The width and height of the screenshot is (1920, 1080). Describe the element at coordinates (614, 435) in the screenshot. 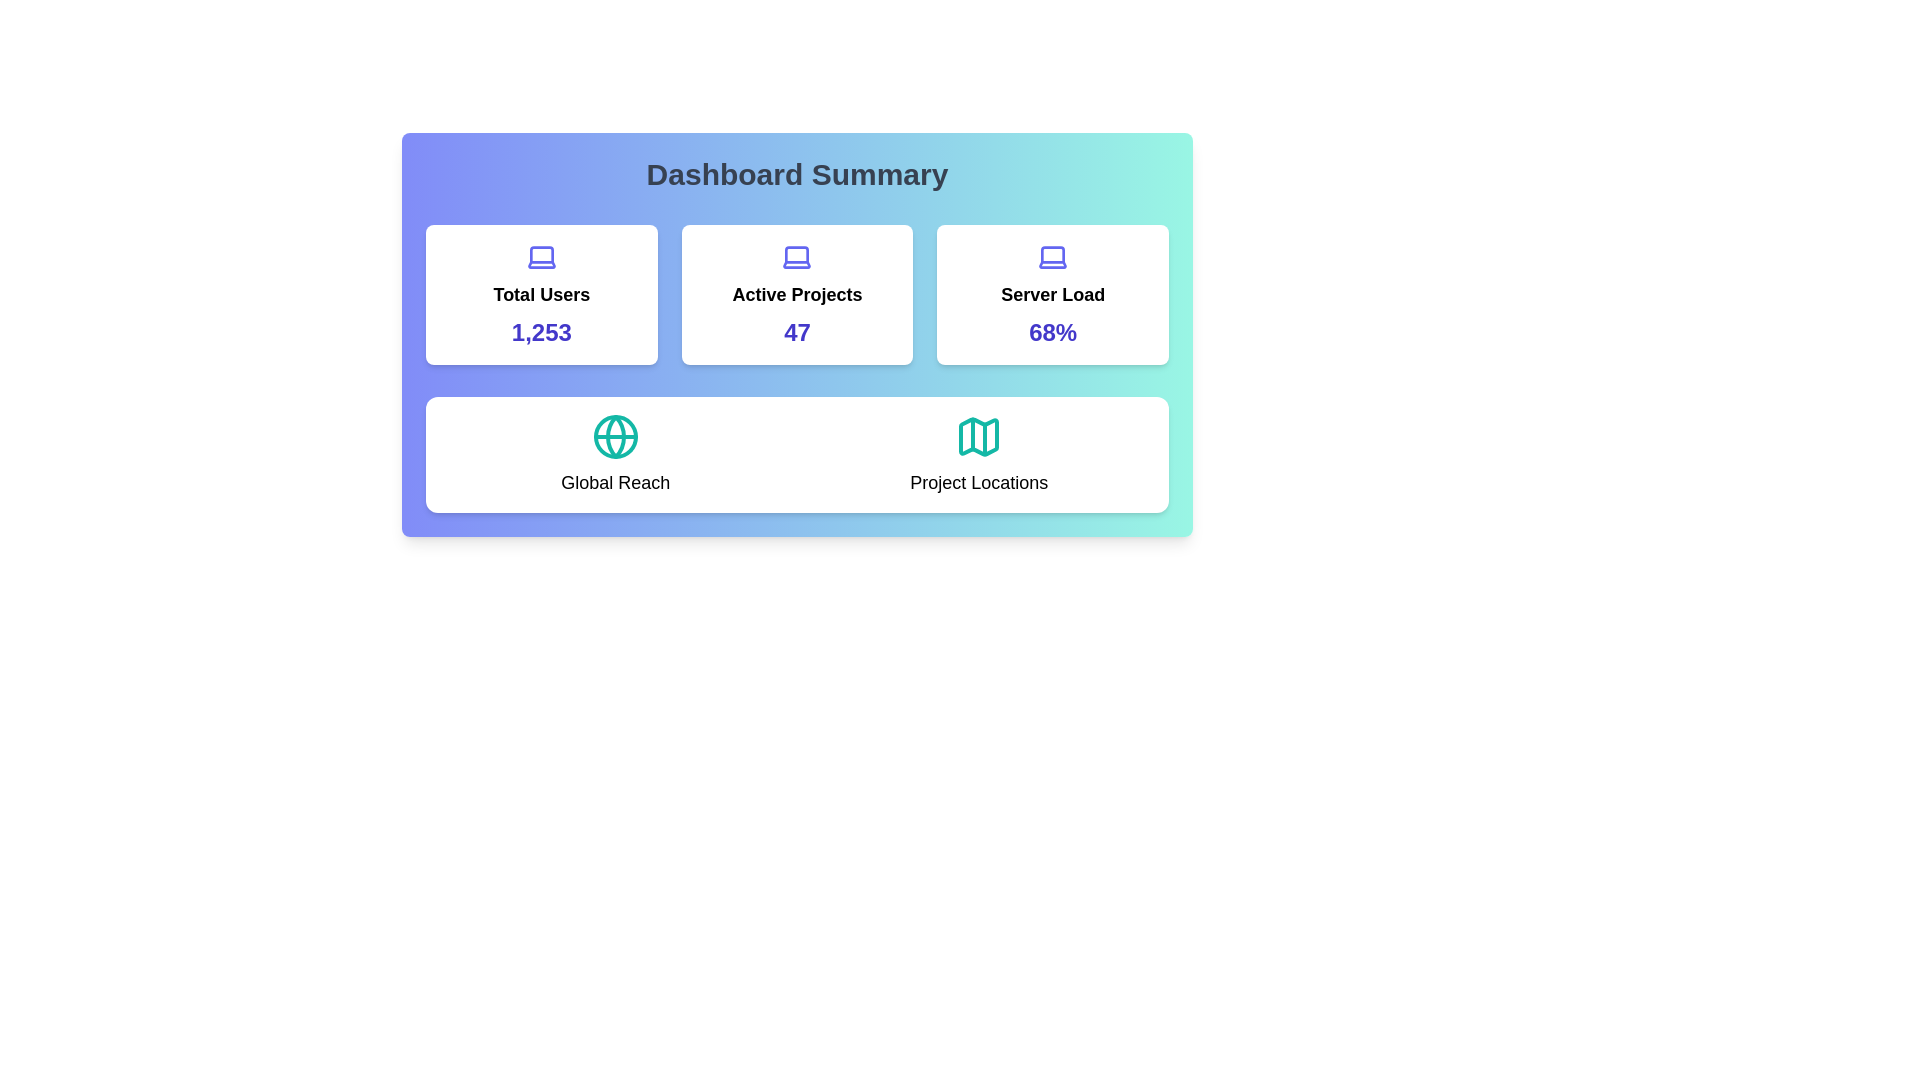

I see `the outer circular component of the globe icon, which has a teal outline and is located in the center of the SVG graphic representing the Global Reach section on the dashboard` at that location.